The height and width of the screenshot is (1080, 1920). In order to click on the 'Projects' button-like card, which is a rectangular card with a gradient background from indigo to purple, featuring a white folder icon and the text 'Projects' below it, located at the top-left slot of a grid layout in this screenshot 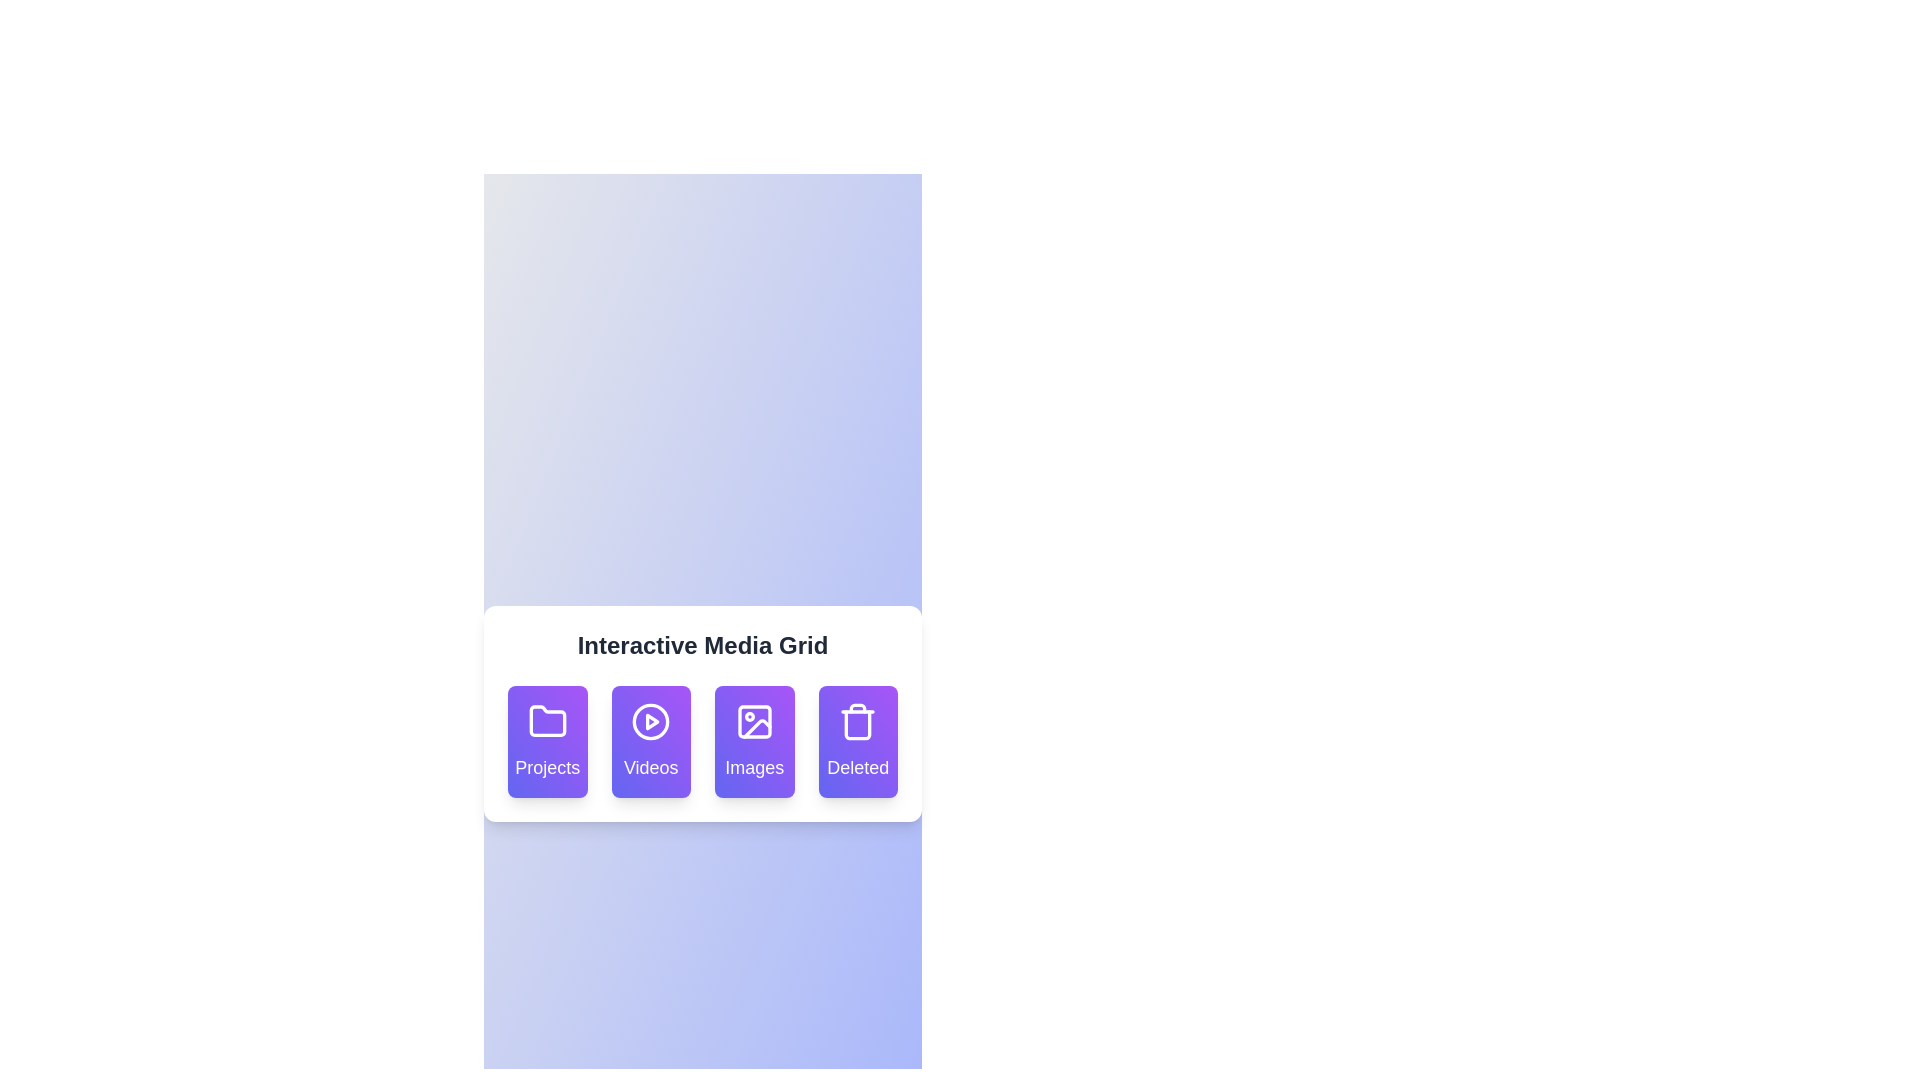, I will do `click(547, 741)`.